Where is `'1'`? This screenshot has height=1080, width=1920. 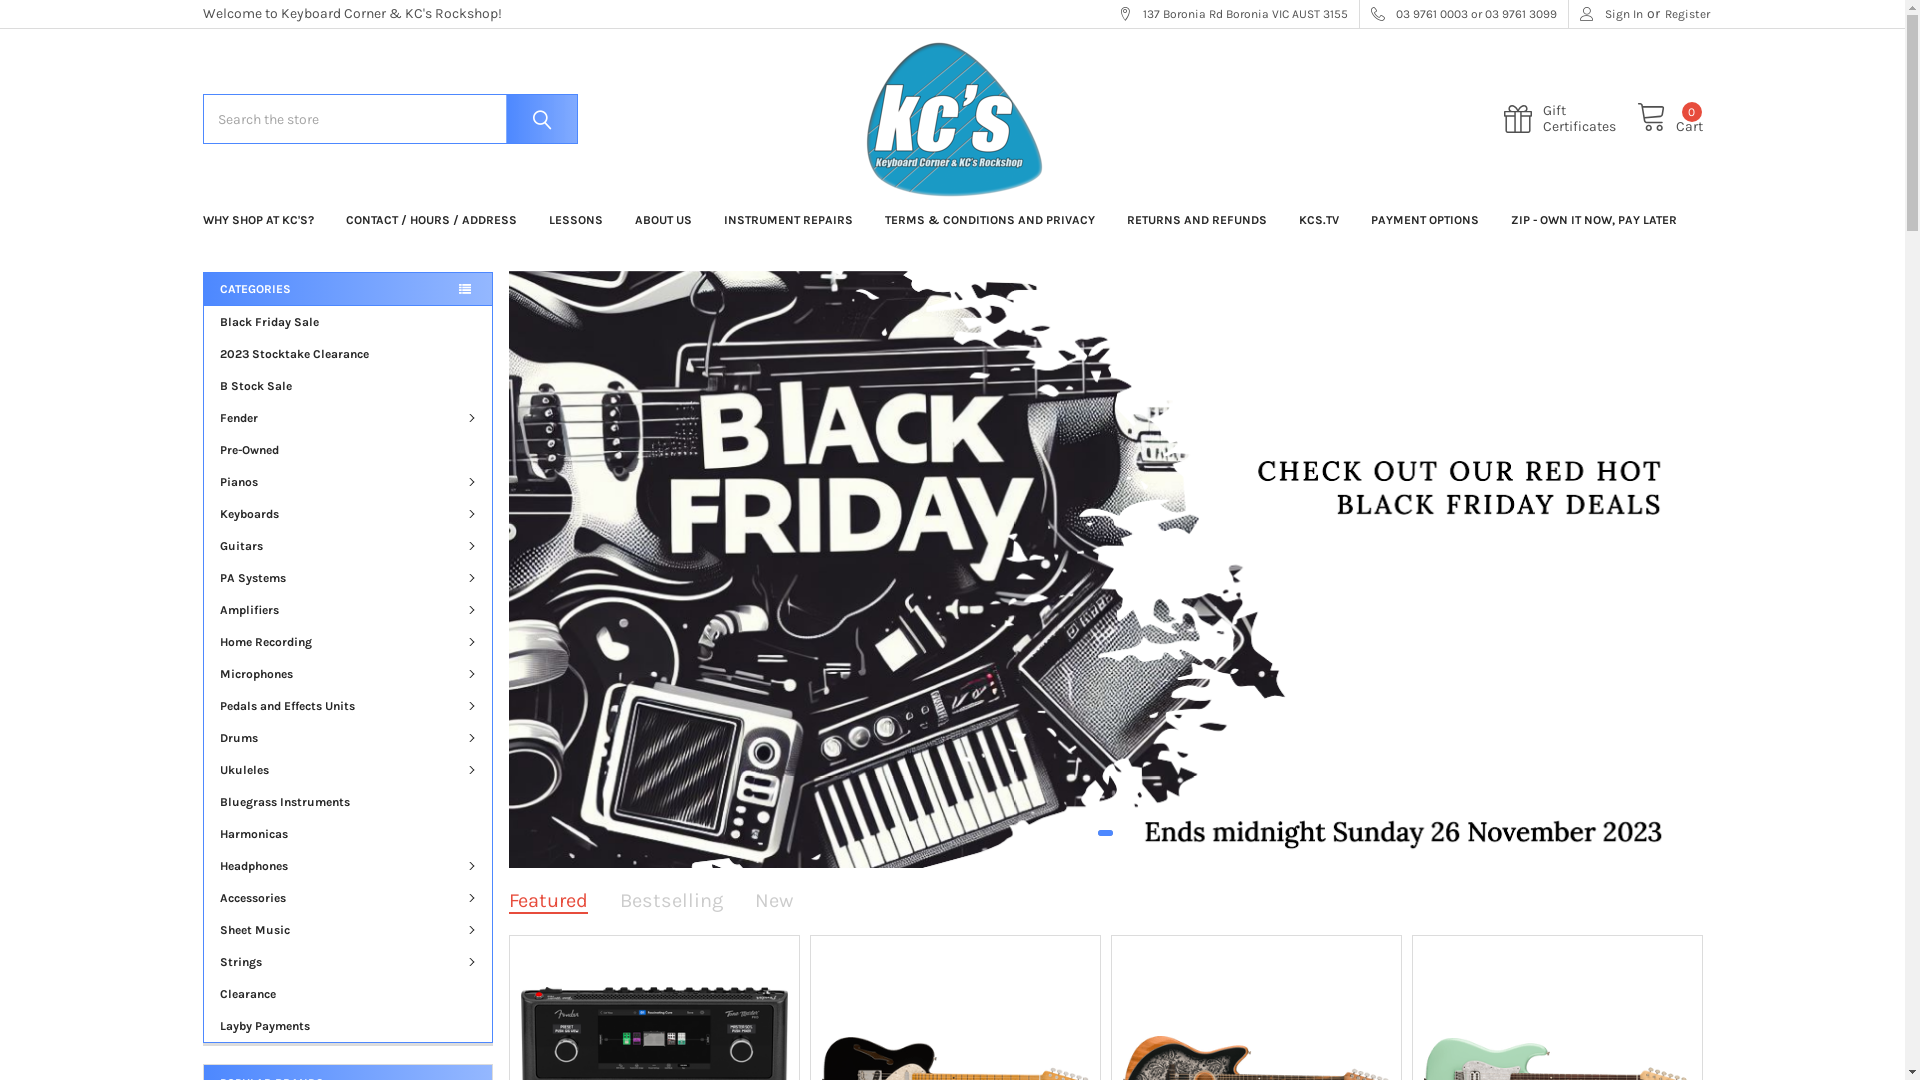 '1' is located at coordinates (1104, 833).